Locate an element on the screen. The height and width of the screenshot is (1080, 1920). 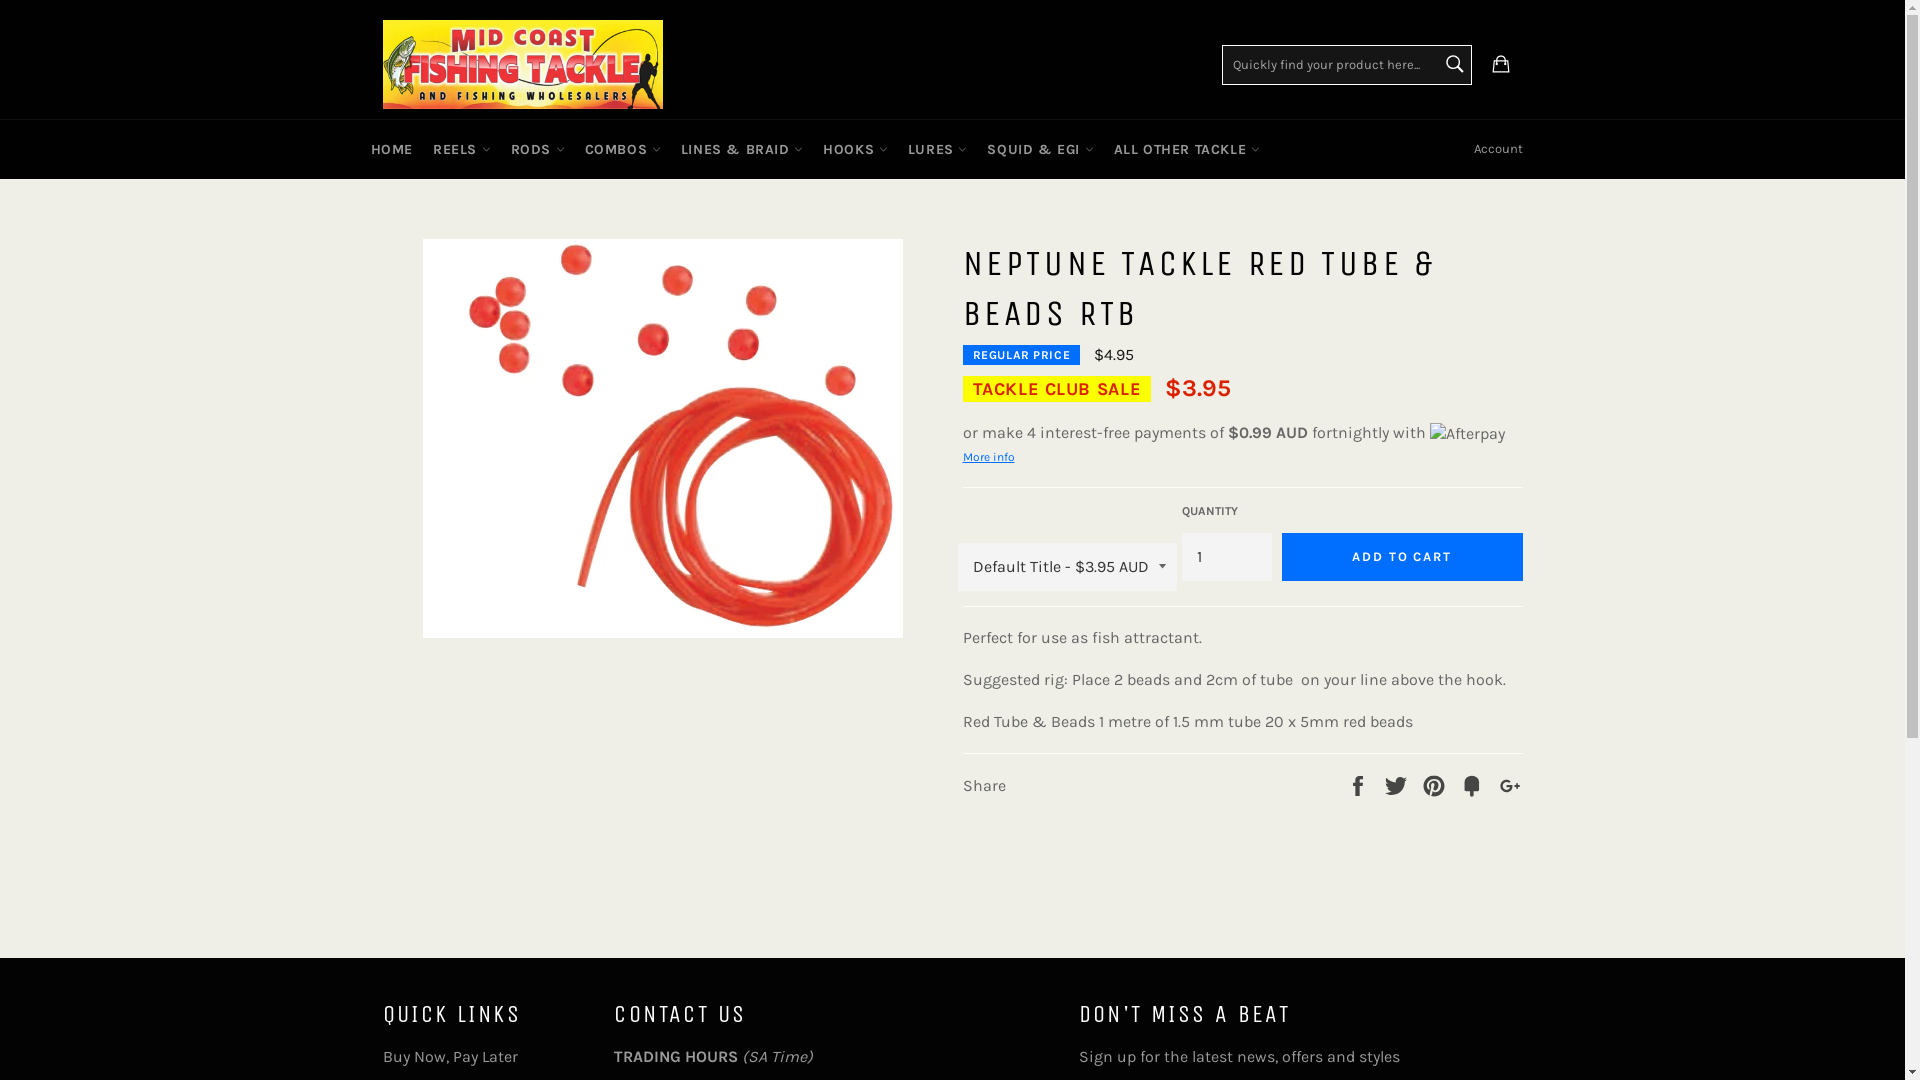
'SQUID & EGI' is located at coordinates (1040, 148).